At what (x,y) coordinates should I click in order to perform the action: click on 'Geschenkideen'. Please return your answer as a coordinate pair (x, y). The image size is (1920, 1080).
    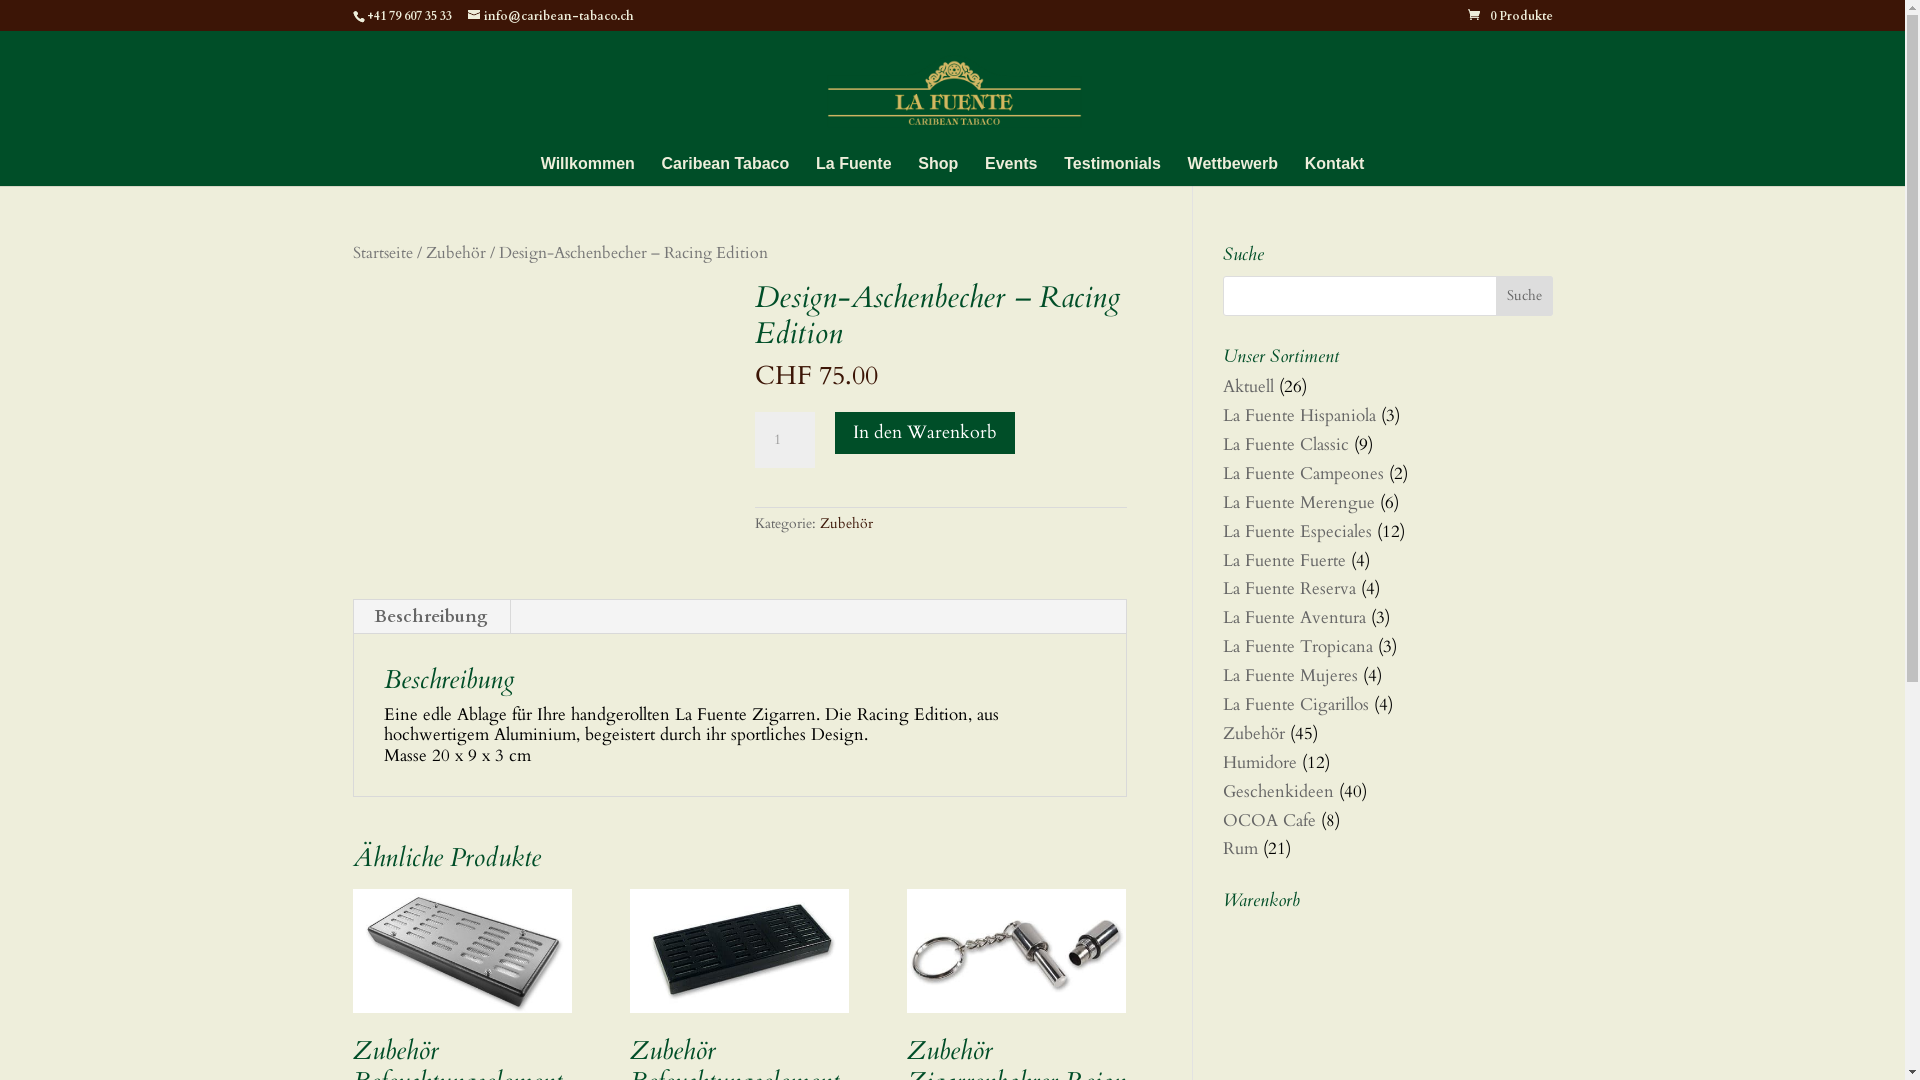
    Looking at the image, I should click on (1276, 790).